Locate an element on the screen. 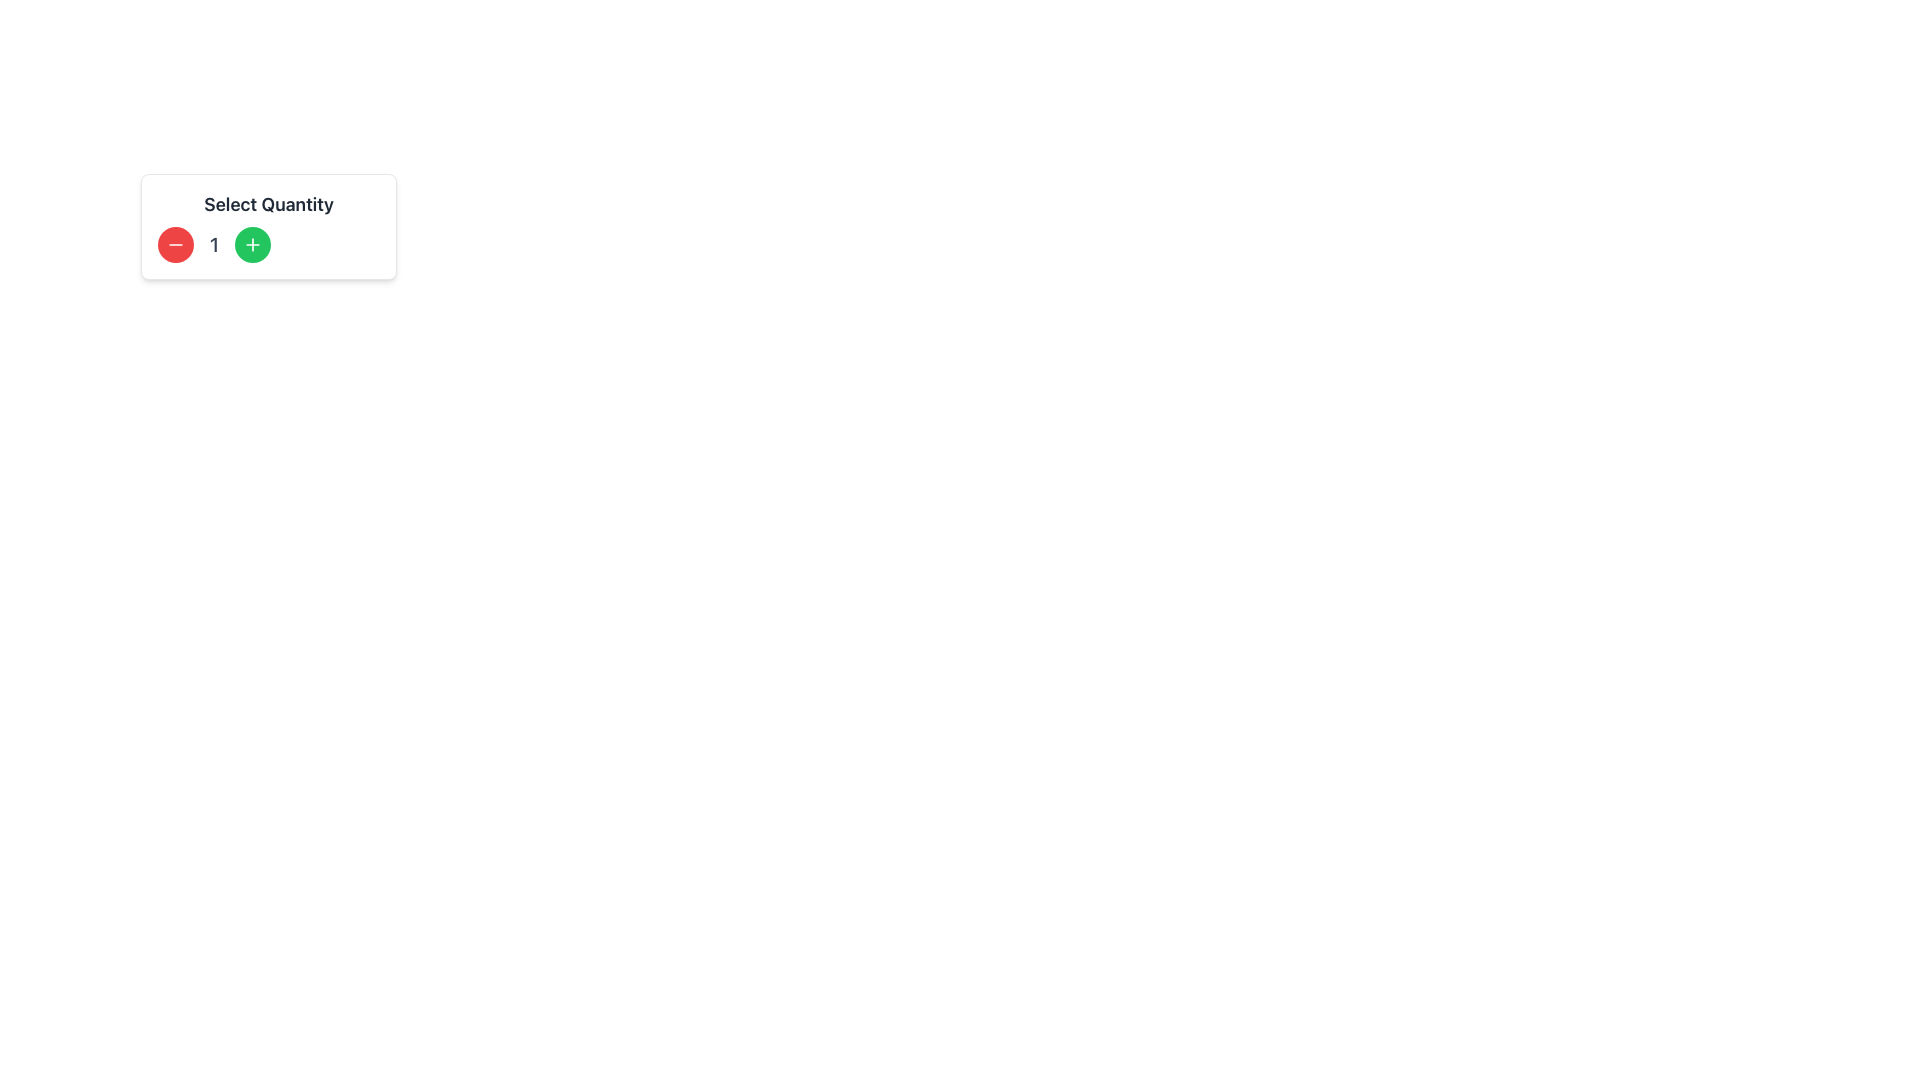 This screenshot has width=1920, height=1080. the static text element displaying a bold, gray number, positioned between a red minus button and a green plus button is located at coordinates (214, 244).